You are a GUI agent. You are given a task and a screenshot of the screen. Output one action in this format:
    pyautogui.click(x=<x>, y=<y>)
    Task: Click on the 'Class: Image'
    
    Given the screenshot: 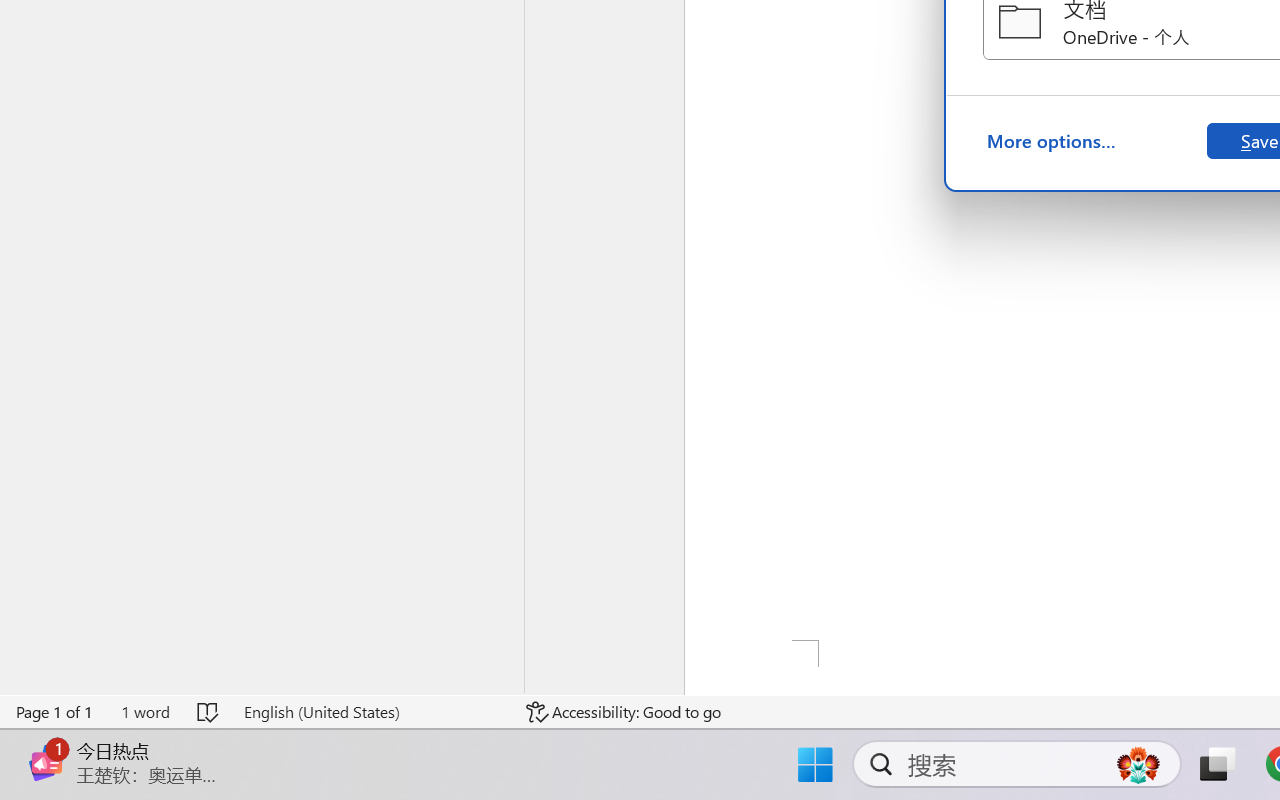 What is the action you would take?
    pyautogui.click(x=46, y=762)
    